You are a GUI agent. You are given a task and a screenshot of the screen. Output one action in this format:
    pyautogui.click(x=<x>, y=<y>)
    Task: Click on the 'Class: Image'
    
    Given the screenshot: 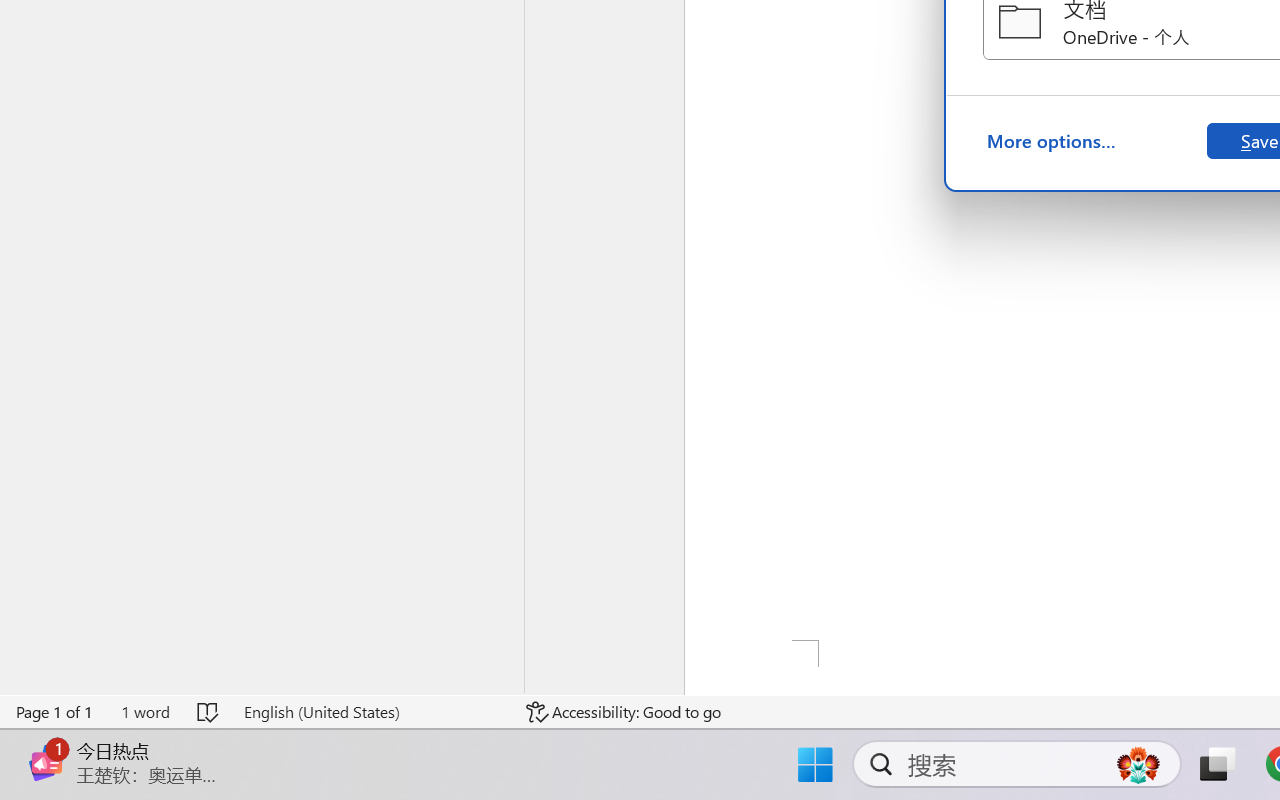 What is the action you would take?
    pyautogui.click(x=46, y=762)
    